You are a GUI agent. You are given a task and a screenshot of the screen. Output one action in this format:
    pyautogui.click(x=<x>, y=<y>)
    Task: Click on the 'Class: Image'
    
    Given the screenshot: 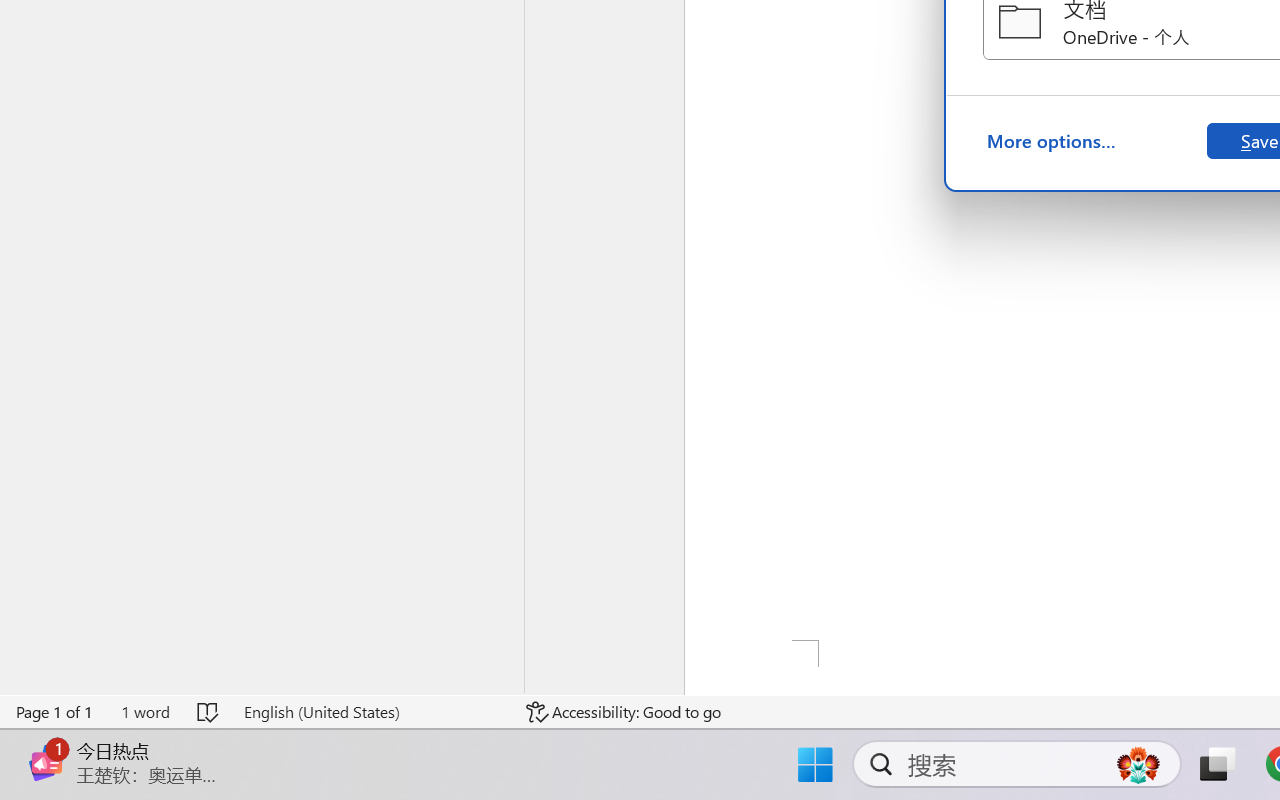 What is the action you would take?
    pyautogui.click(x=46, y=762)
    